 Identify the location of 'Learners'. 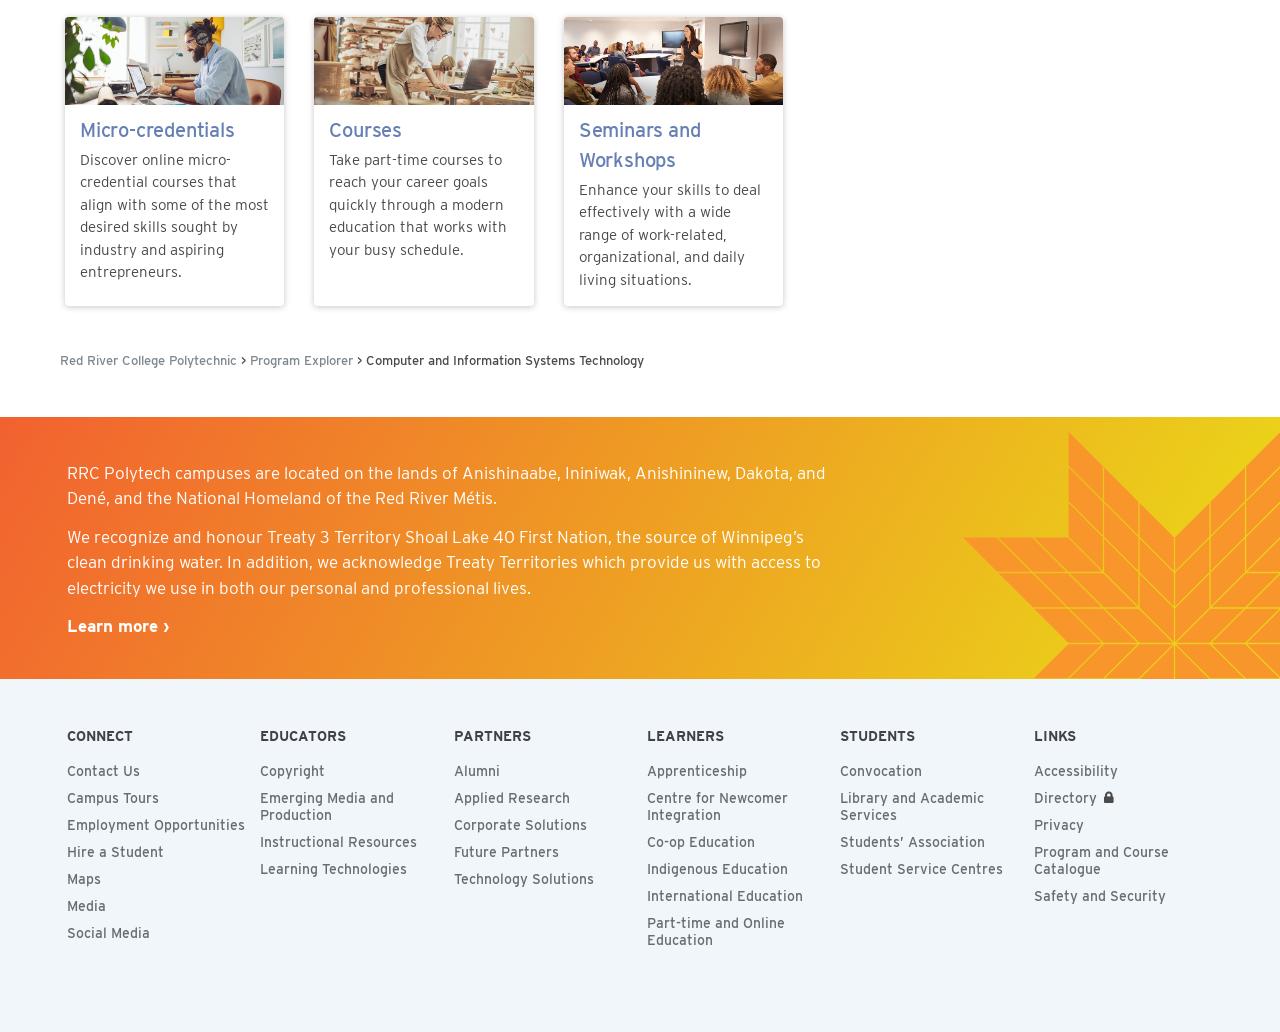
(684, 735).